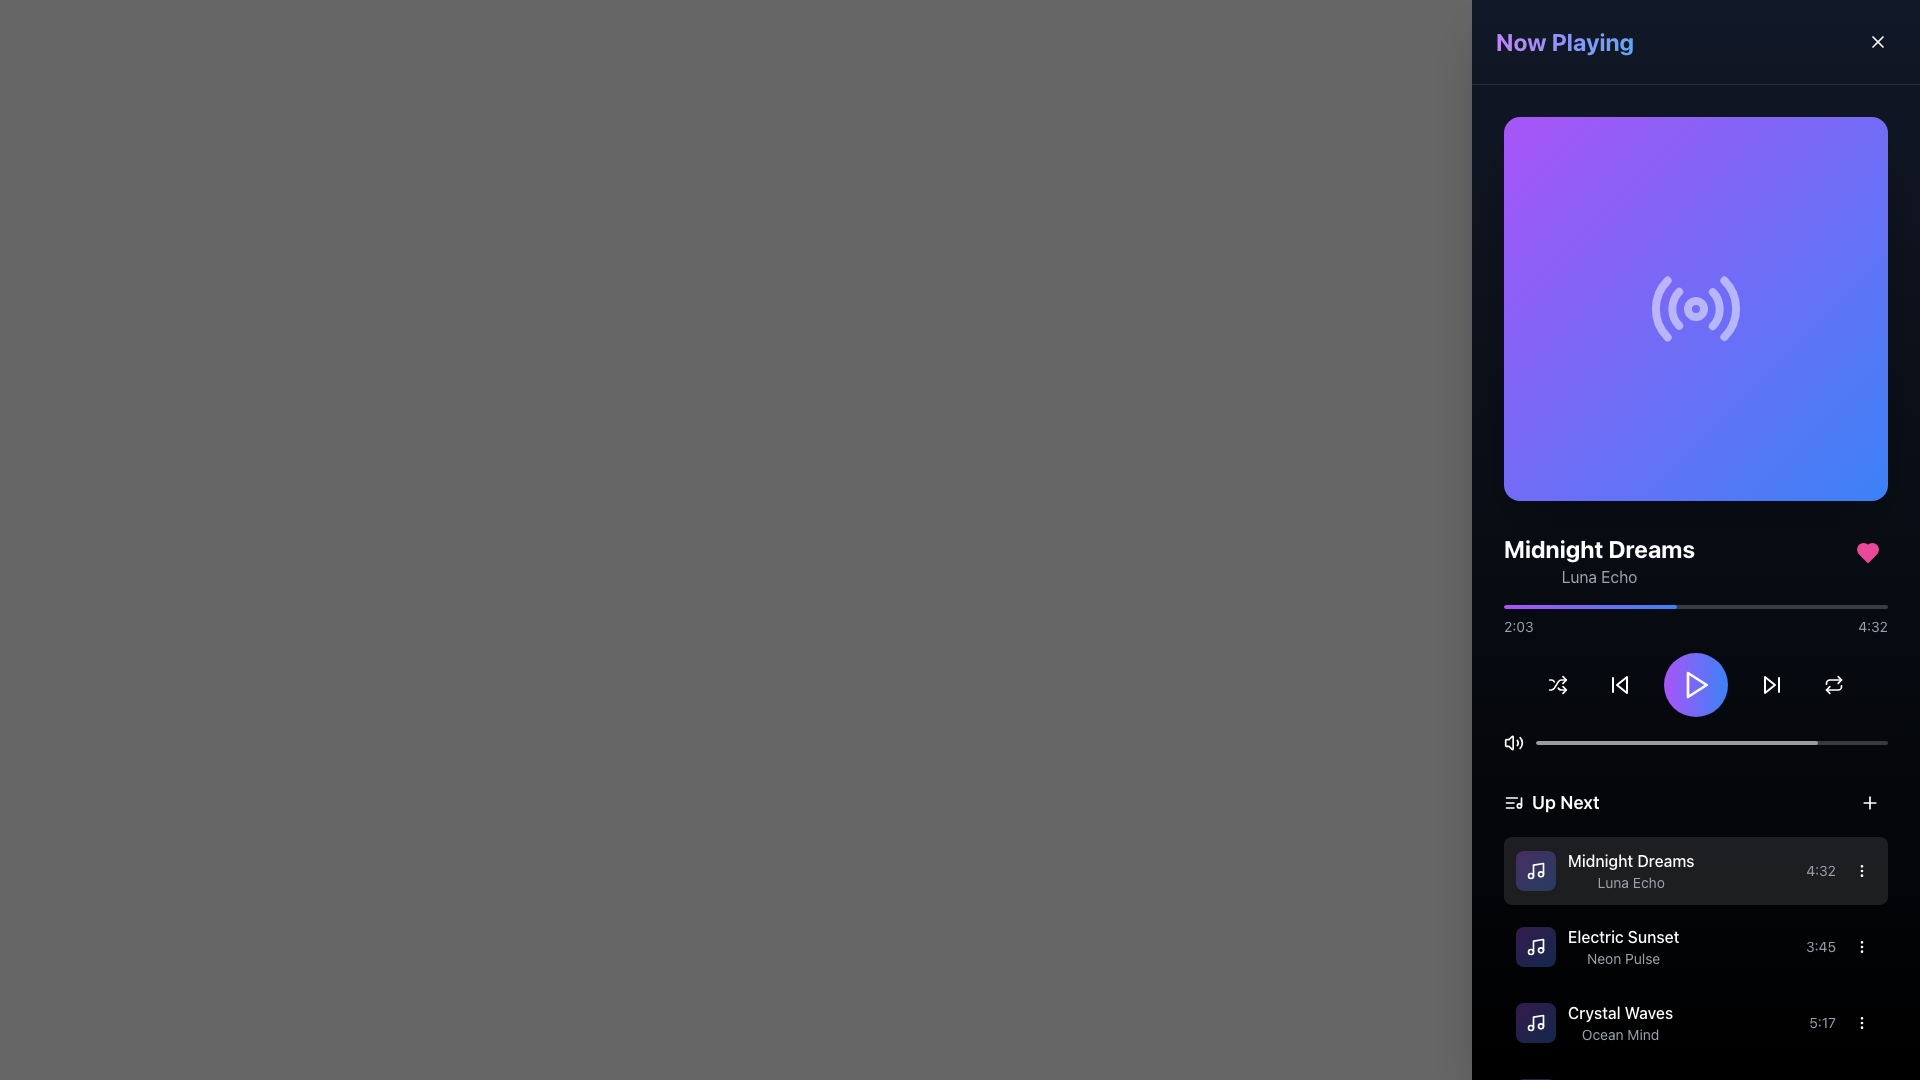 This screenshot has width=1920, height=1080. What do you see at coordinates (1833, 684) in the screenshot?
I see `the circular icon button featuring a looping arrow motif` at bounding box center [1833, 684].